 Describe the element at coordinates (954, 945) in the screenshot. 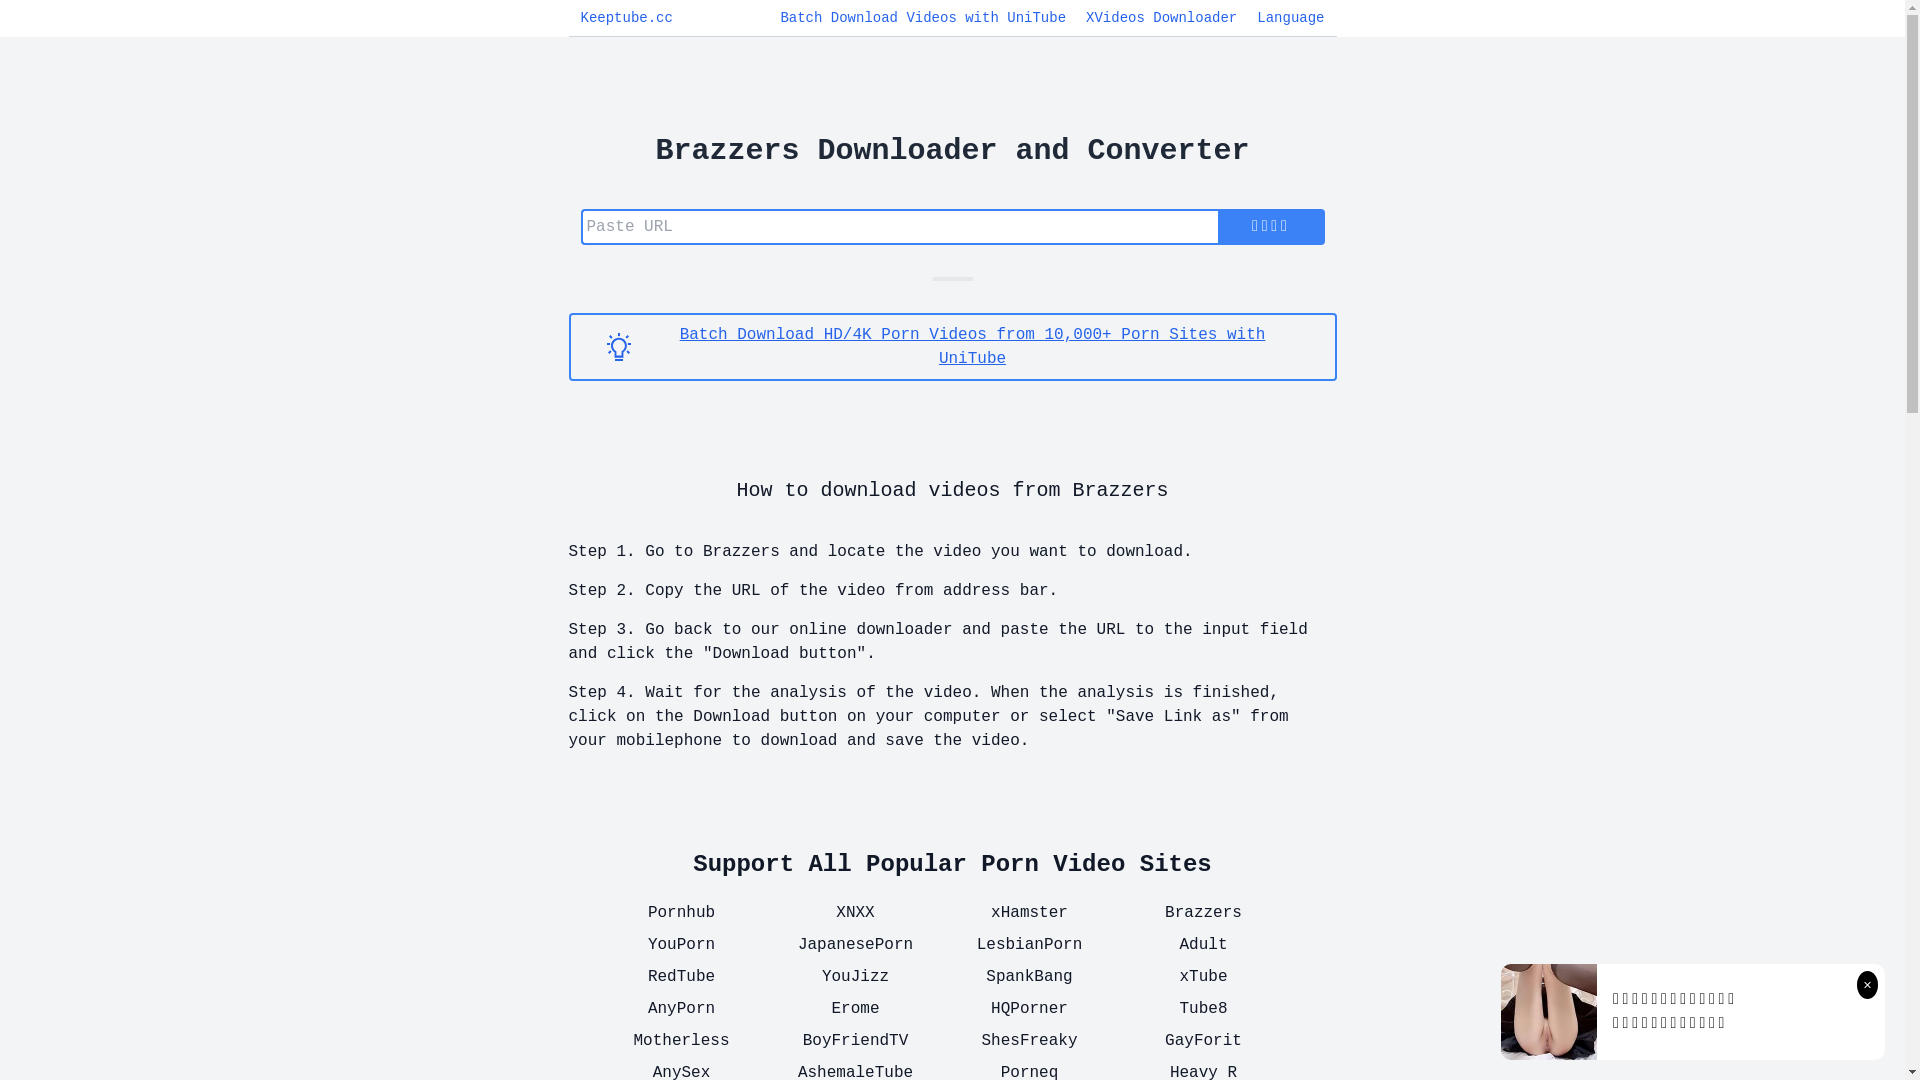

I see `'LesbianPorn'` at that location.